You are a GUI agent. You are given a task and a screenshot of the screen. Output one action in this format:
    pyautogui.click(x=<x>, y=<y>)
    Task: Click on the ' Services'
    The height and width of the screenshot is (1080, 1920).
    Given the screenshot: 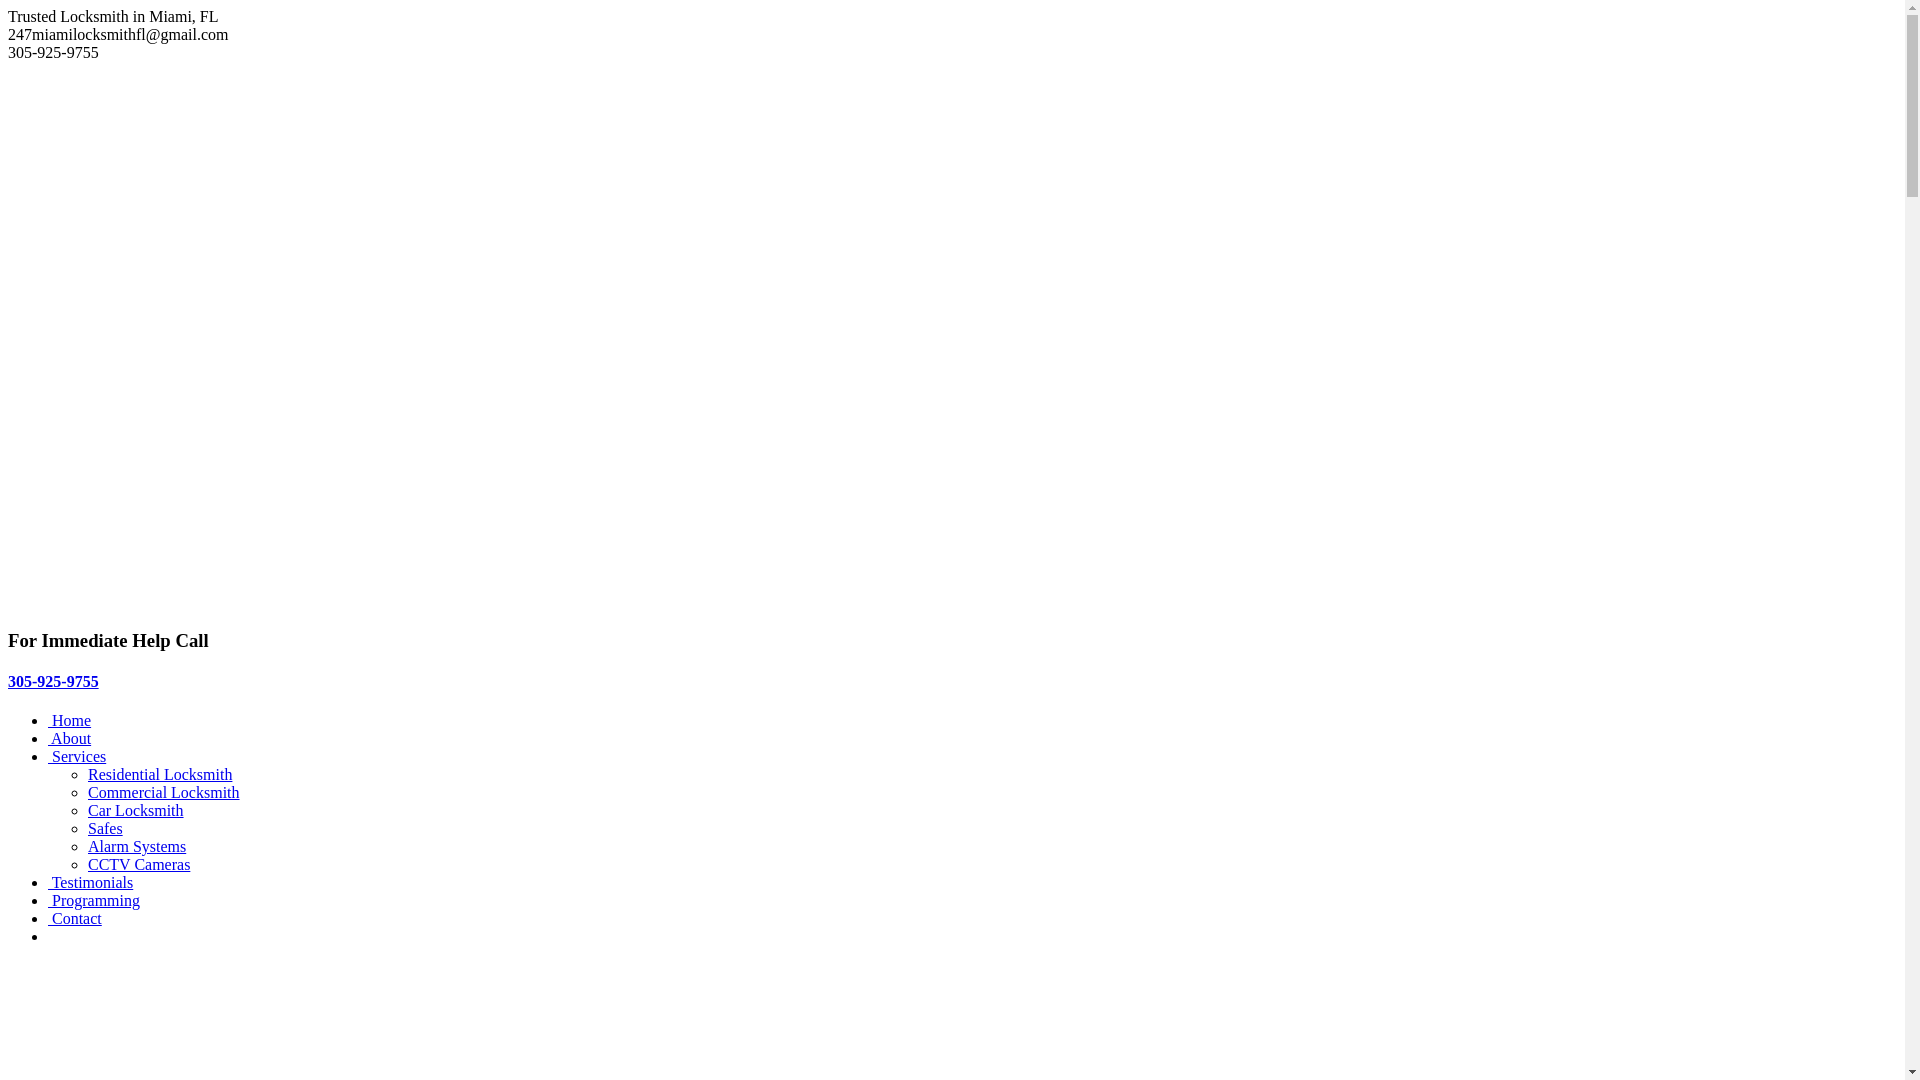 What is the action you would take?
    pyautogui.click(x=76, y=756)
    